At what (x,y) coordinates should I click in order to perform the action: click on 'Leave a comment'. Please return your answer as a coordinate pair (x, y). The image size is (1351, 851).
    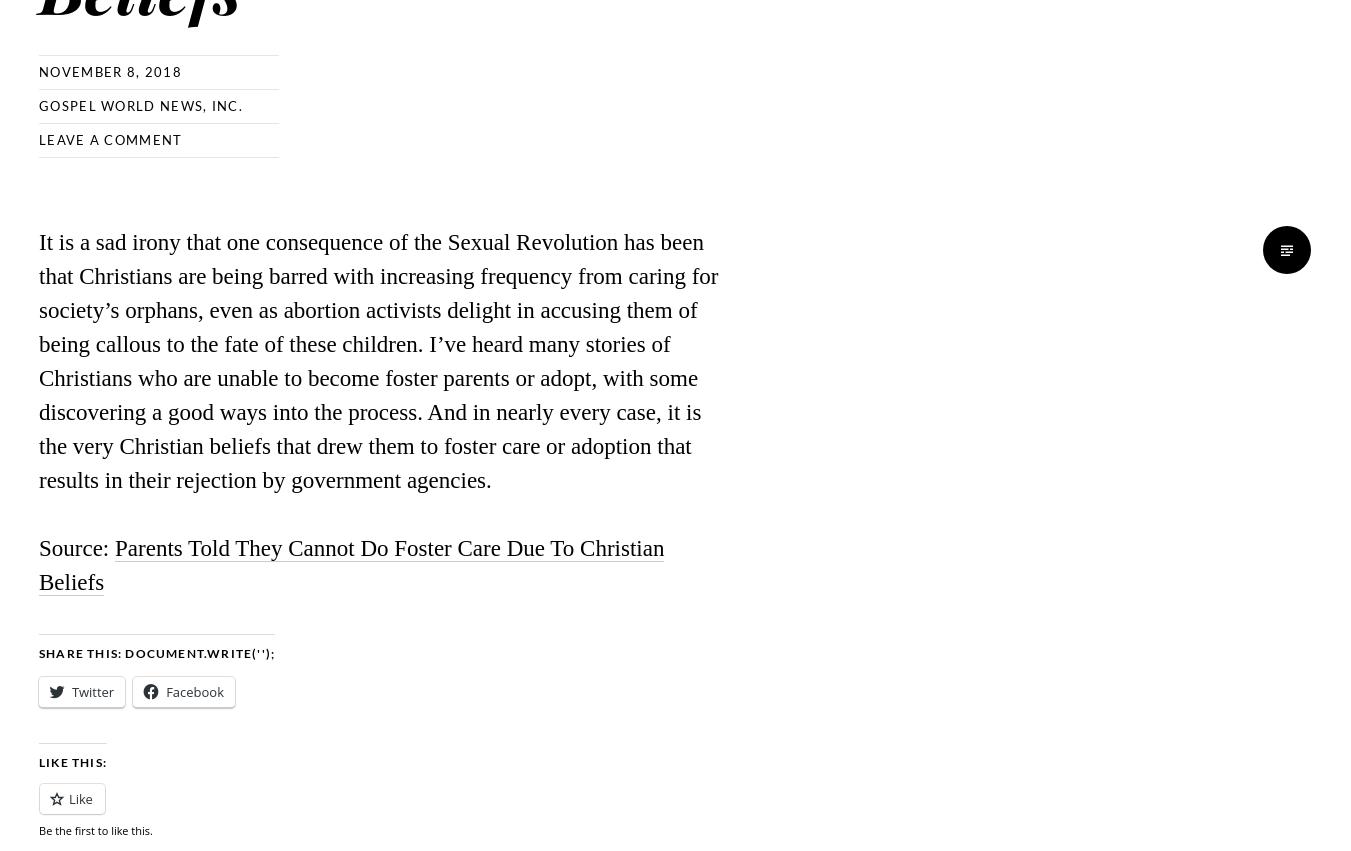
    Looking at the image, I should click on (110, 138).